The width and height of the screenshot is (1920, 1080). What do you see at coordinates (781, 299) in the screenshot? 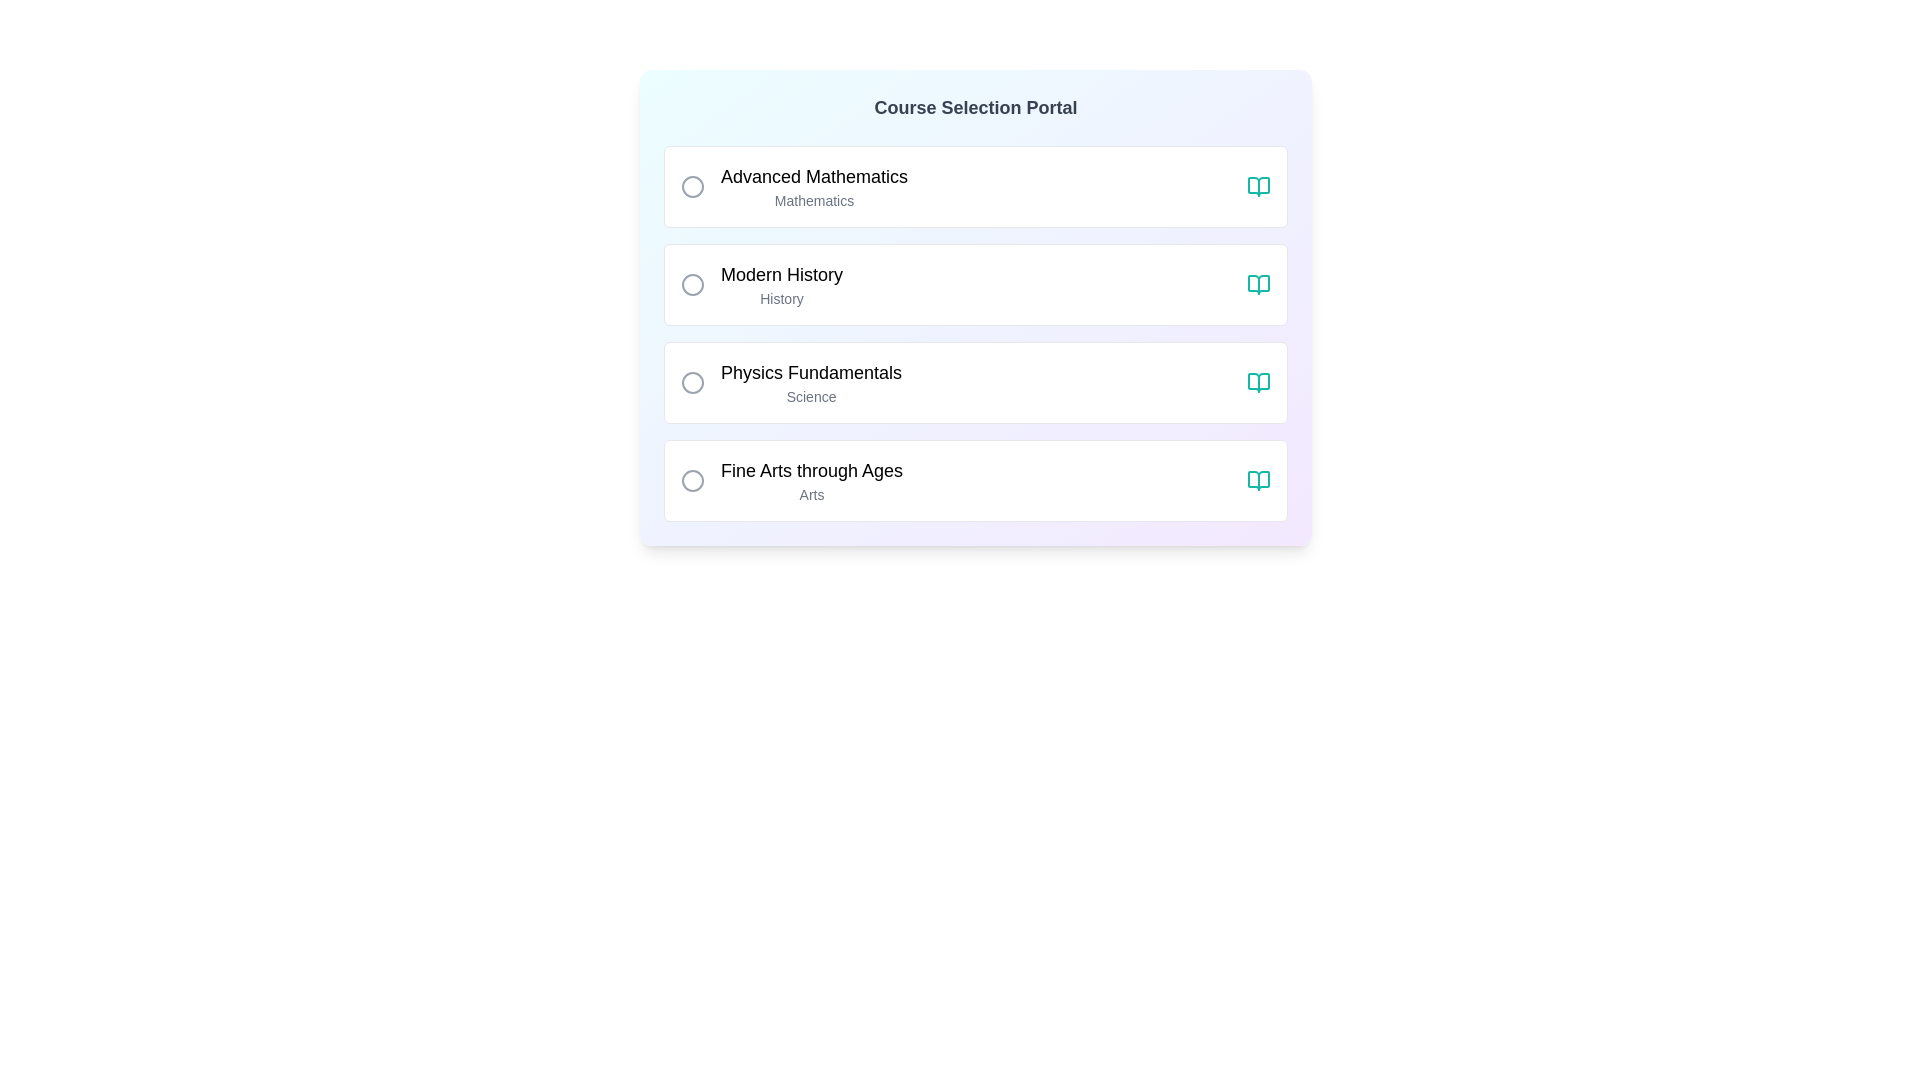
I see `the static text label displaying 'History' located below the title 'Modern History' in the course selection list` at bounding box center [781, 299].